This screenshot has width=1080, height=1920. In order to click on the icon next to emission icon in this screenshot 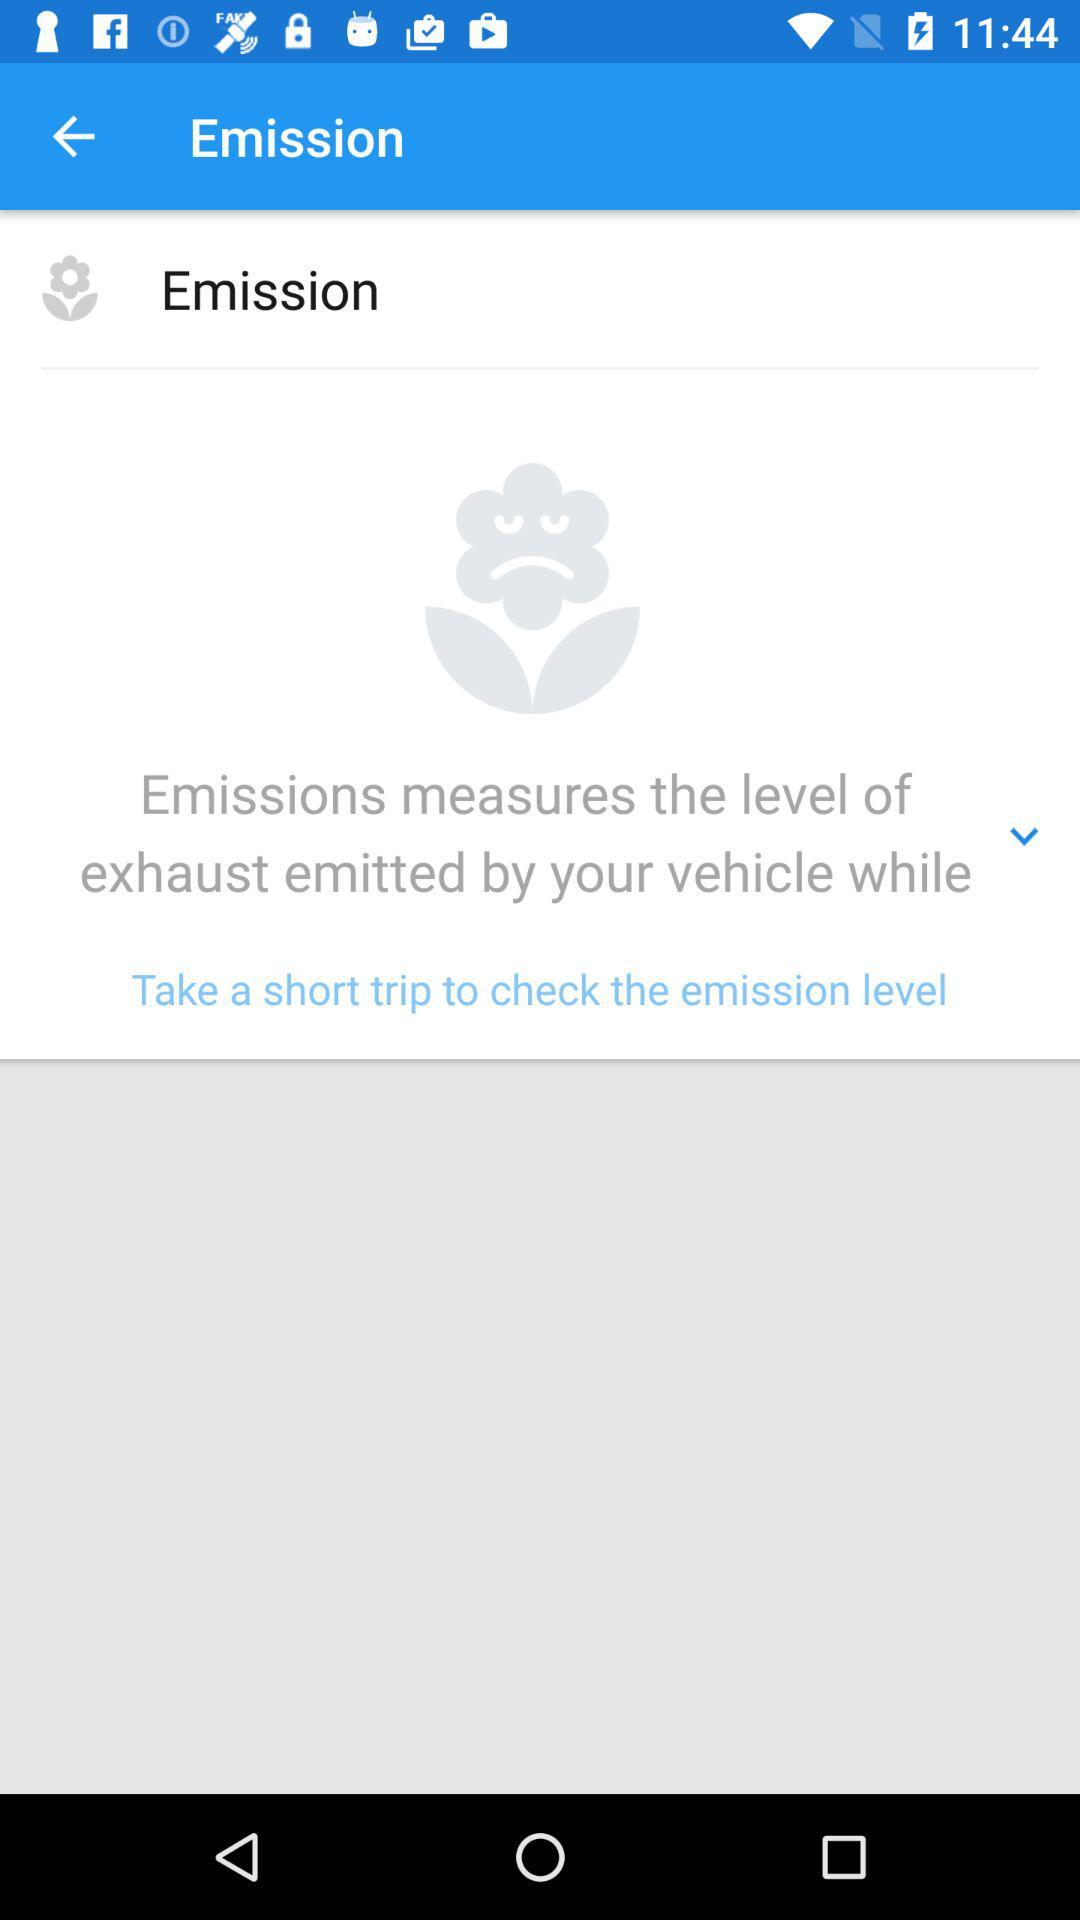, I will do `click(72, 135)`.